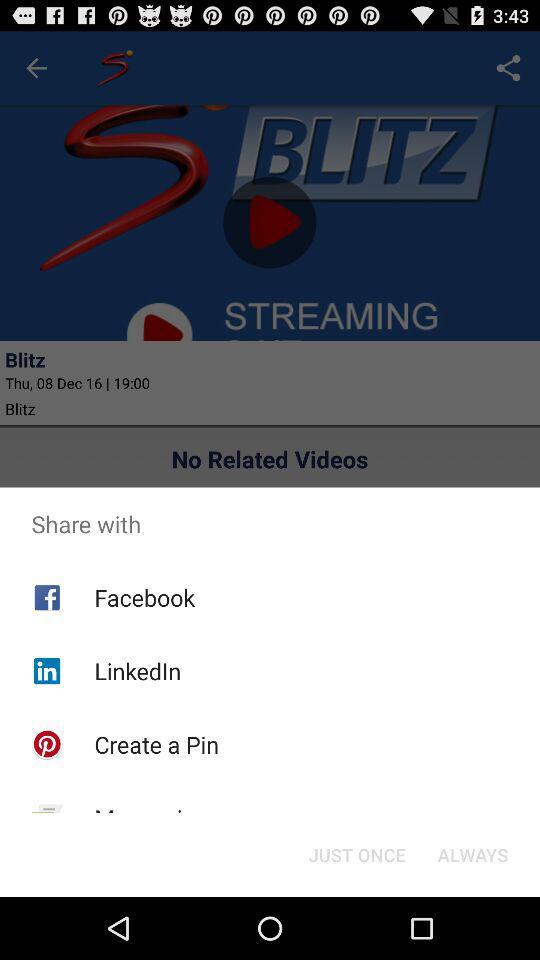 The width and height of the screenshot is (540, 960). Describe the element at coordinates (143, 597) in the screenshot. I see `app above the linkedin` at that location.